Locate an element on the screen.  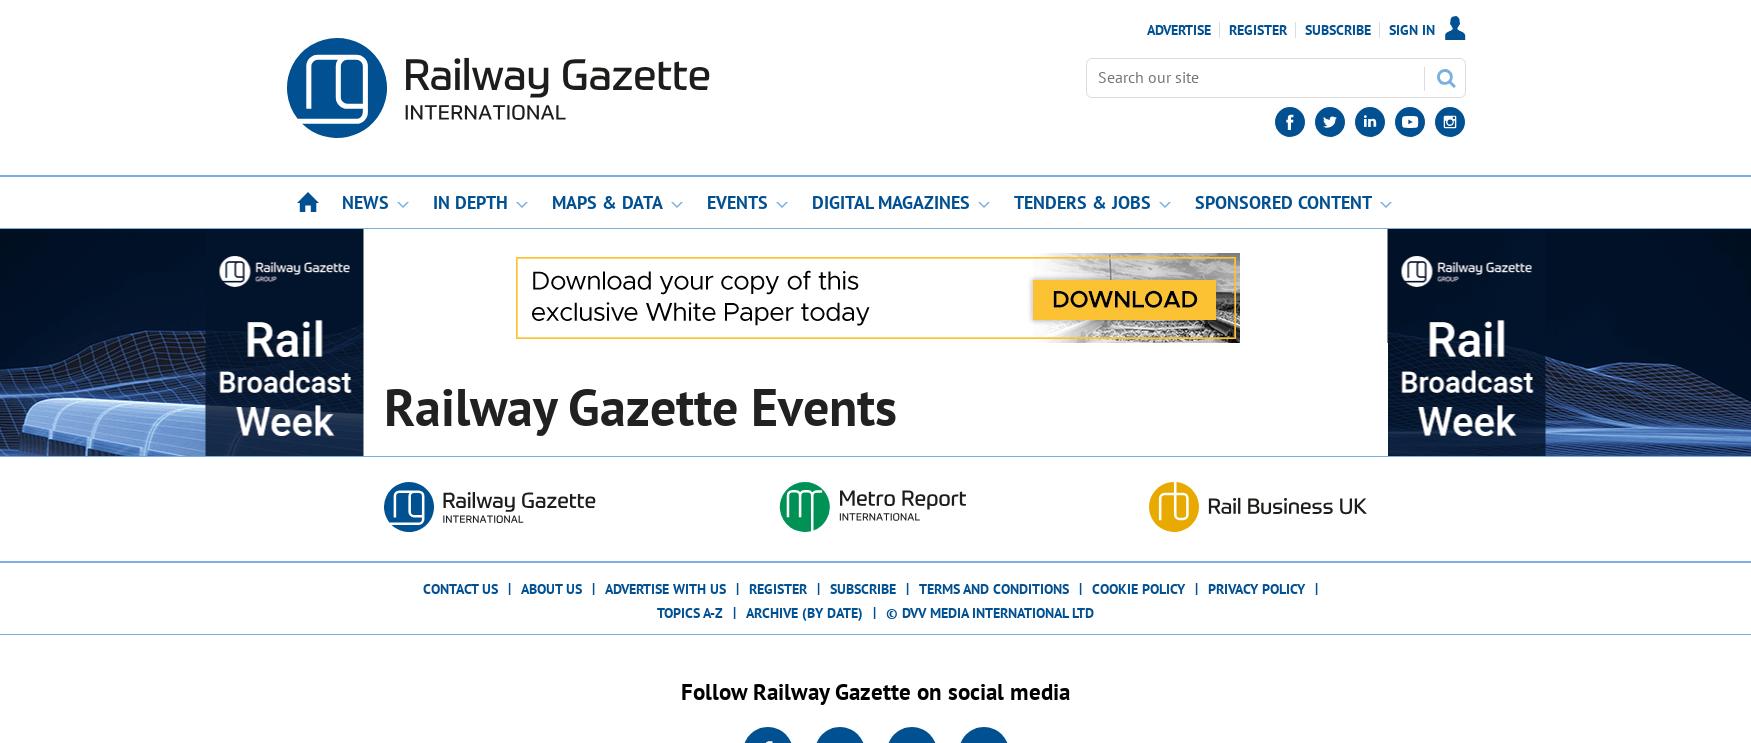
'Railway Gazette Events' is located at coordinates (638, 406).